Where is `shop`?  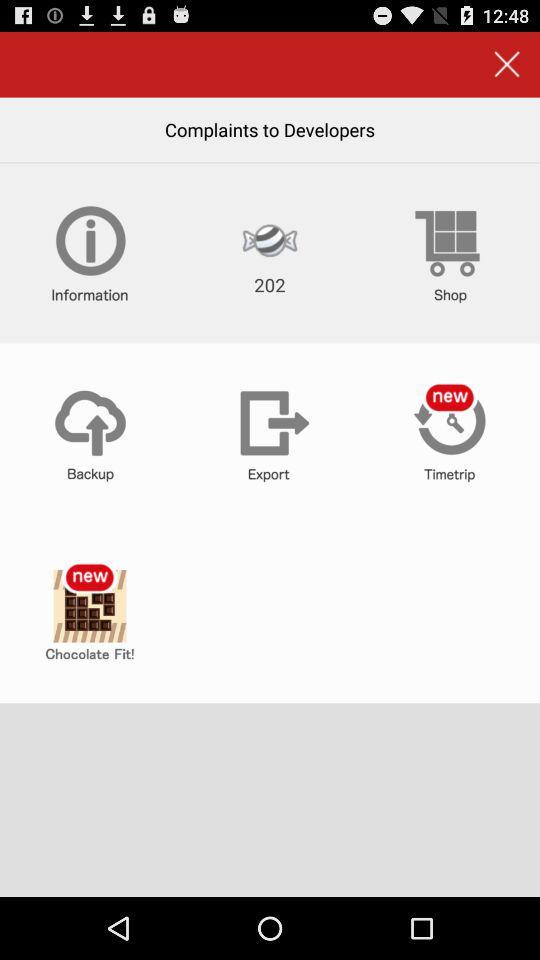
shop is located at coordinates (449, 252).